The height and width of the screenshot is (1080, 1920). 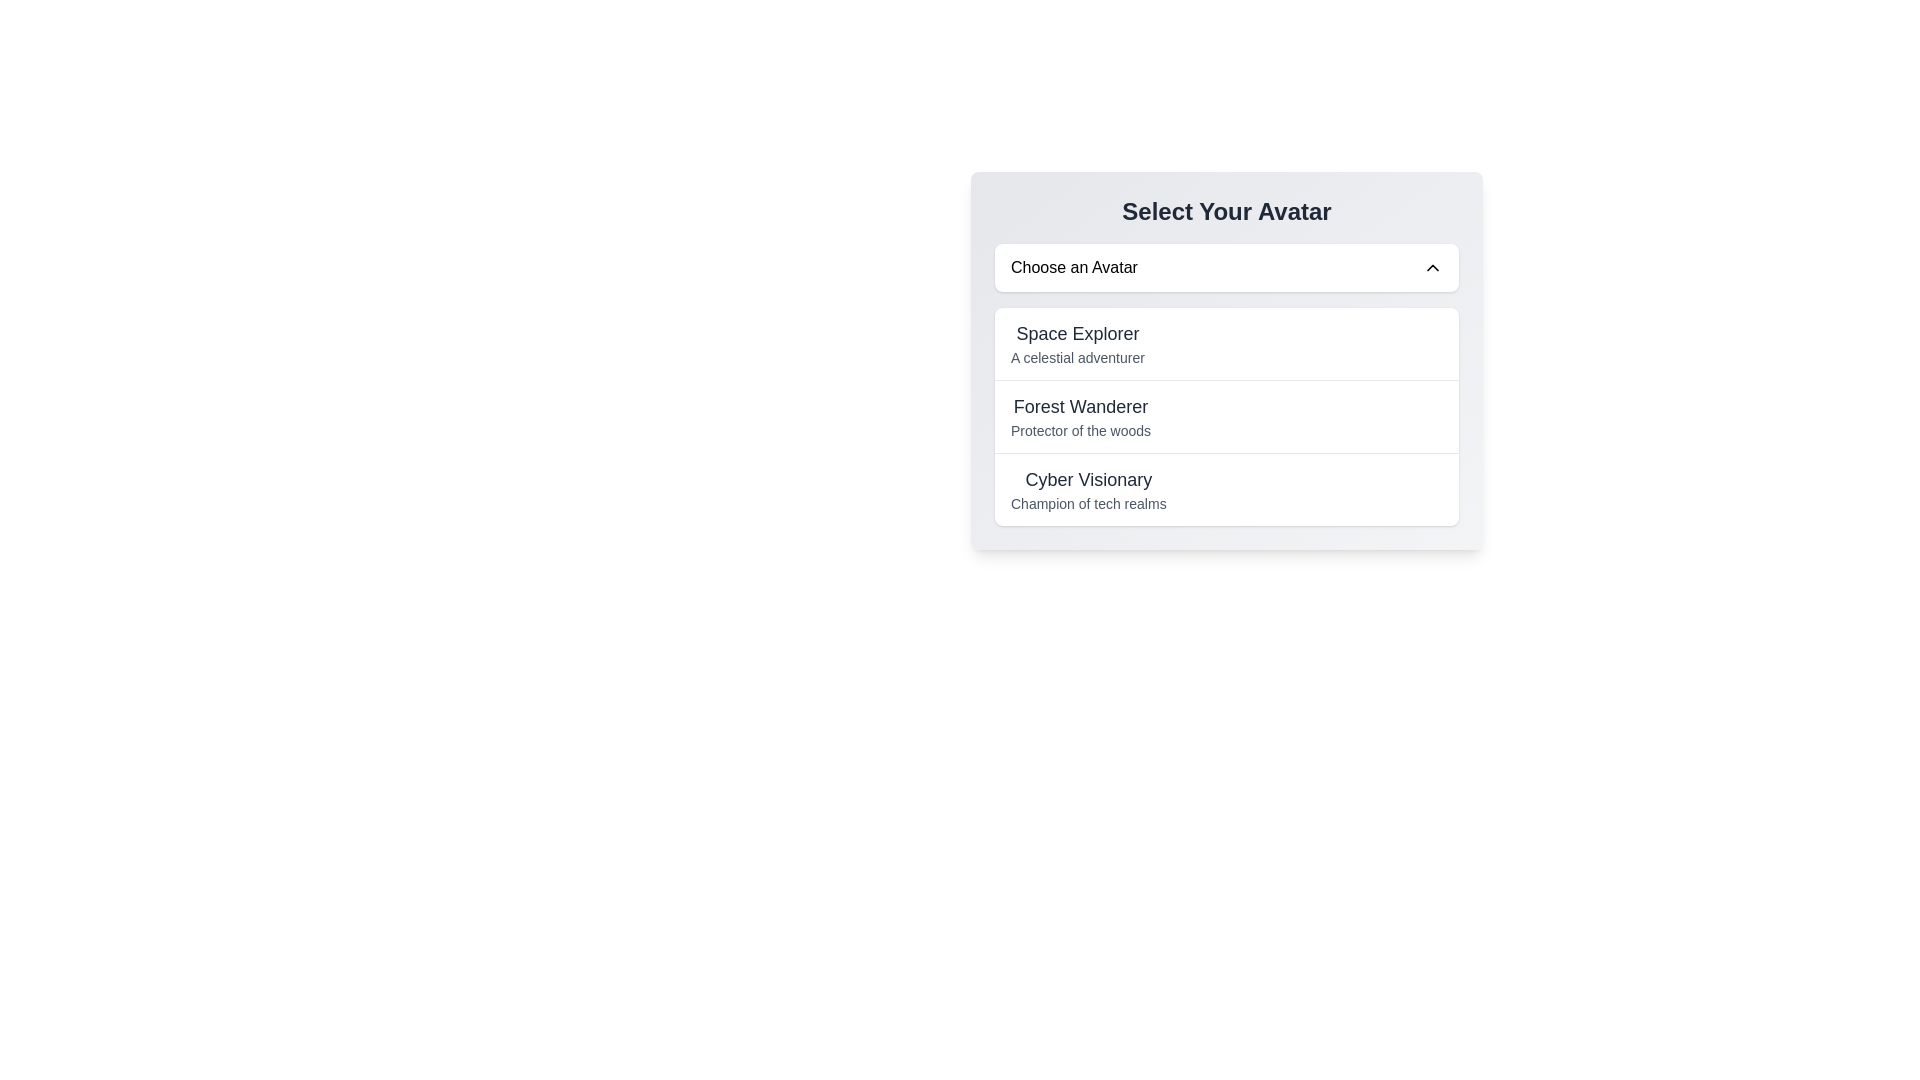 What do you see at coordinates (1076, 357) in the screenshot?
I see `the descriptive text label providing supplementary information about the 'Space Explorer' avatar option, located beneath the 'Space Explorer' text in the 'Select Your Avatar' dropdown card` at bounding box center [1076, 357].